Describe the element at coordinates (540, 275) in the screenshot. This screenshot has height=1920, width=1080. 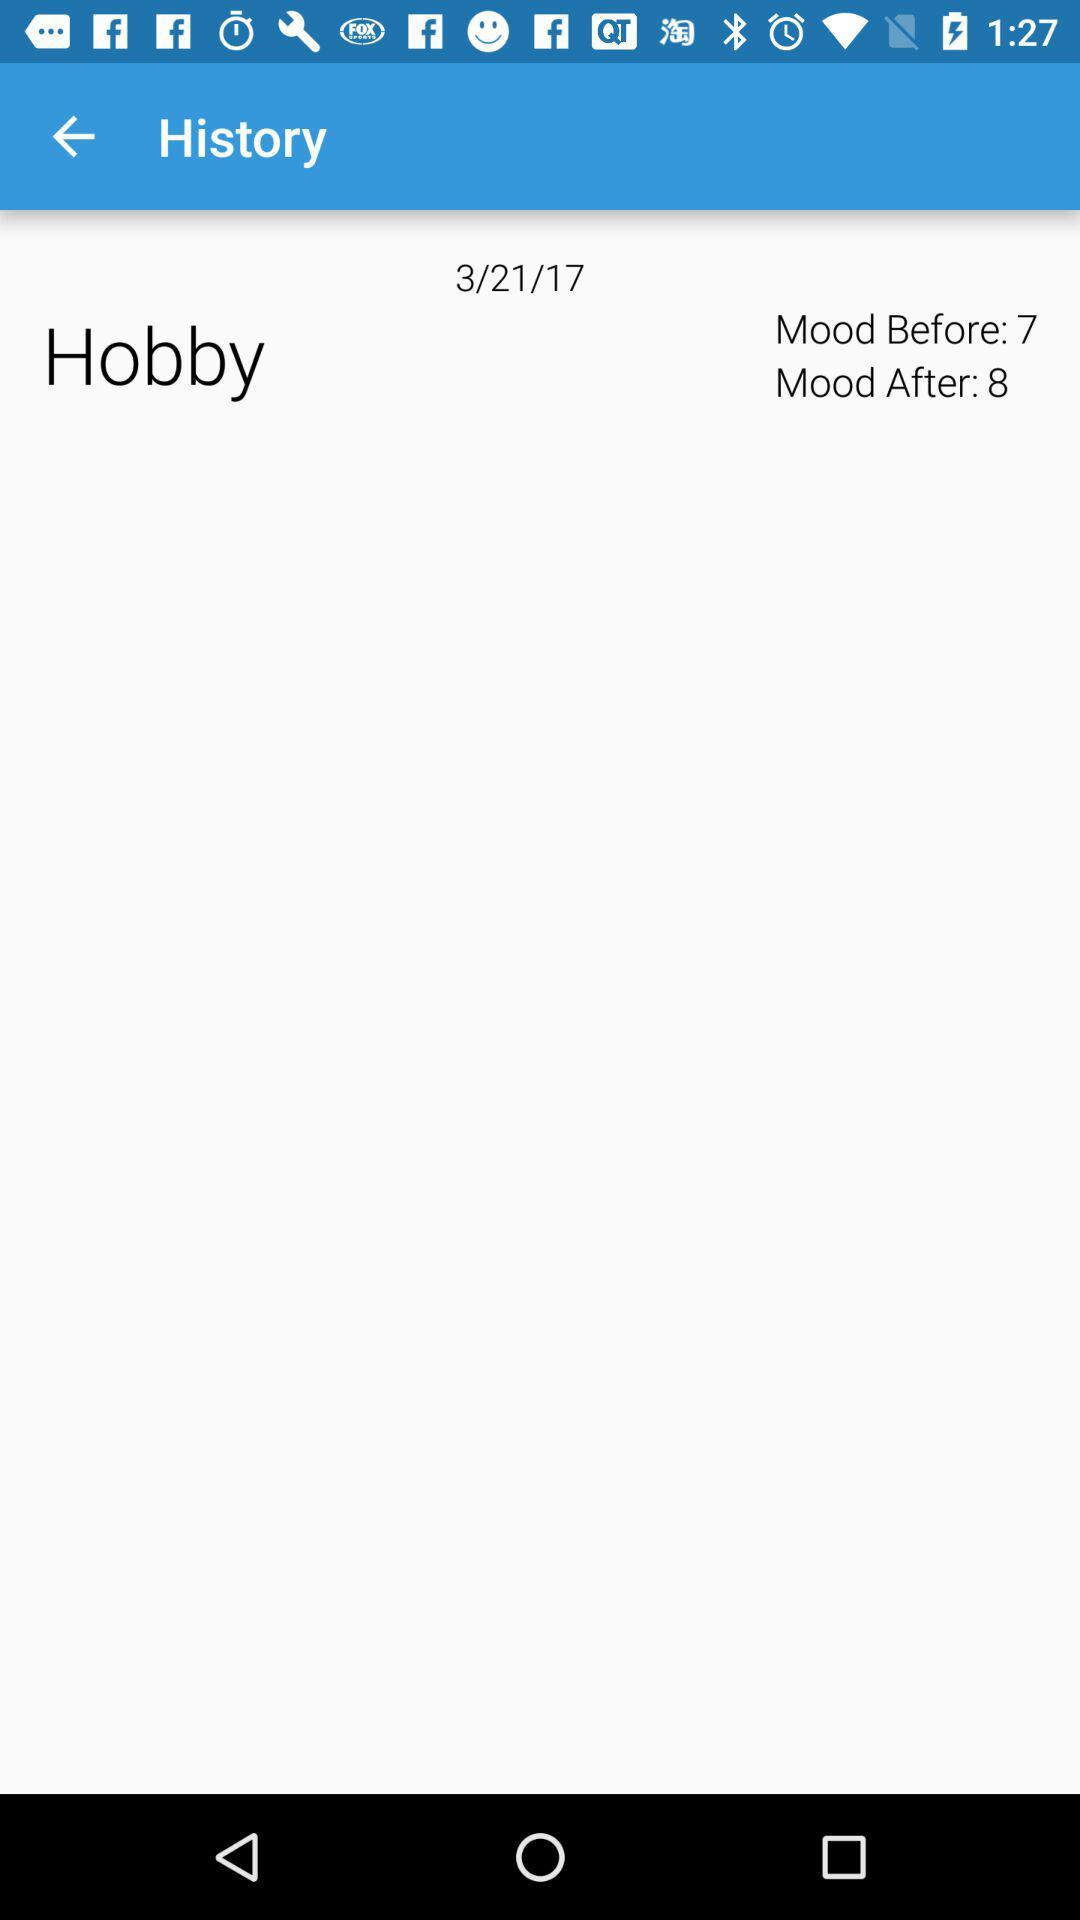
I see `the 3/21/17` at that location.